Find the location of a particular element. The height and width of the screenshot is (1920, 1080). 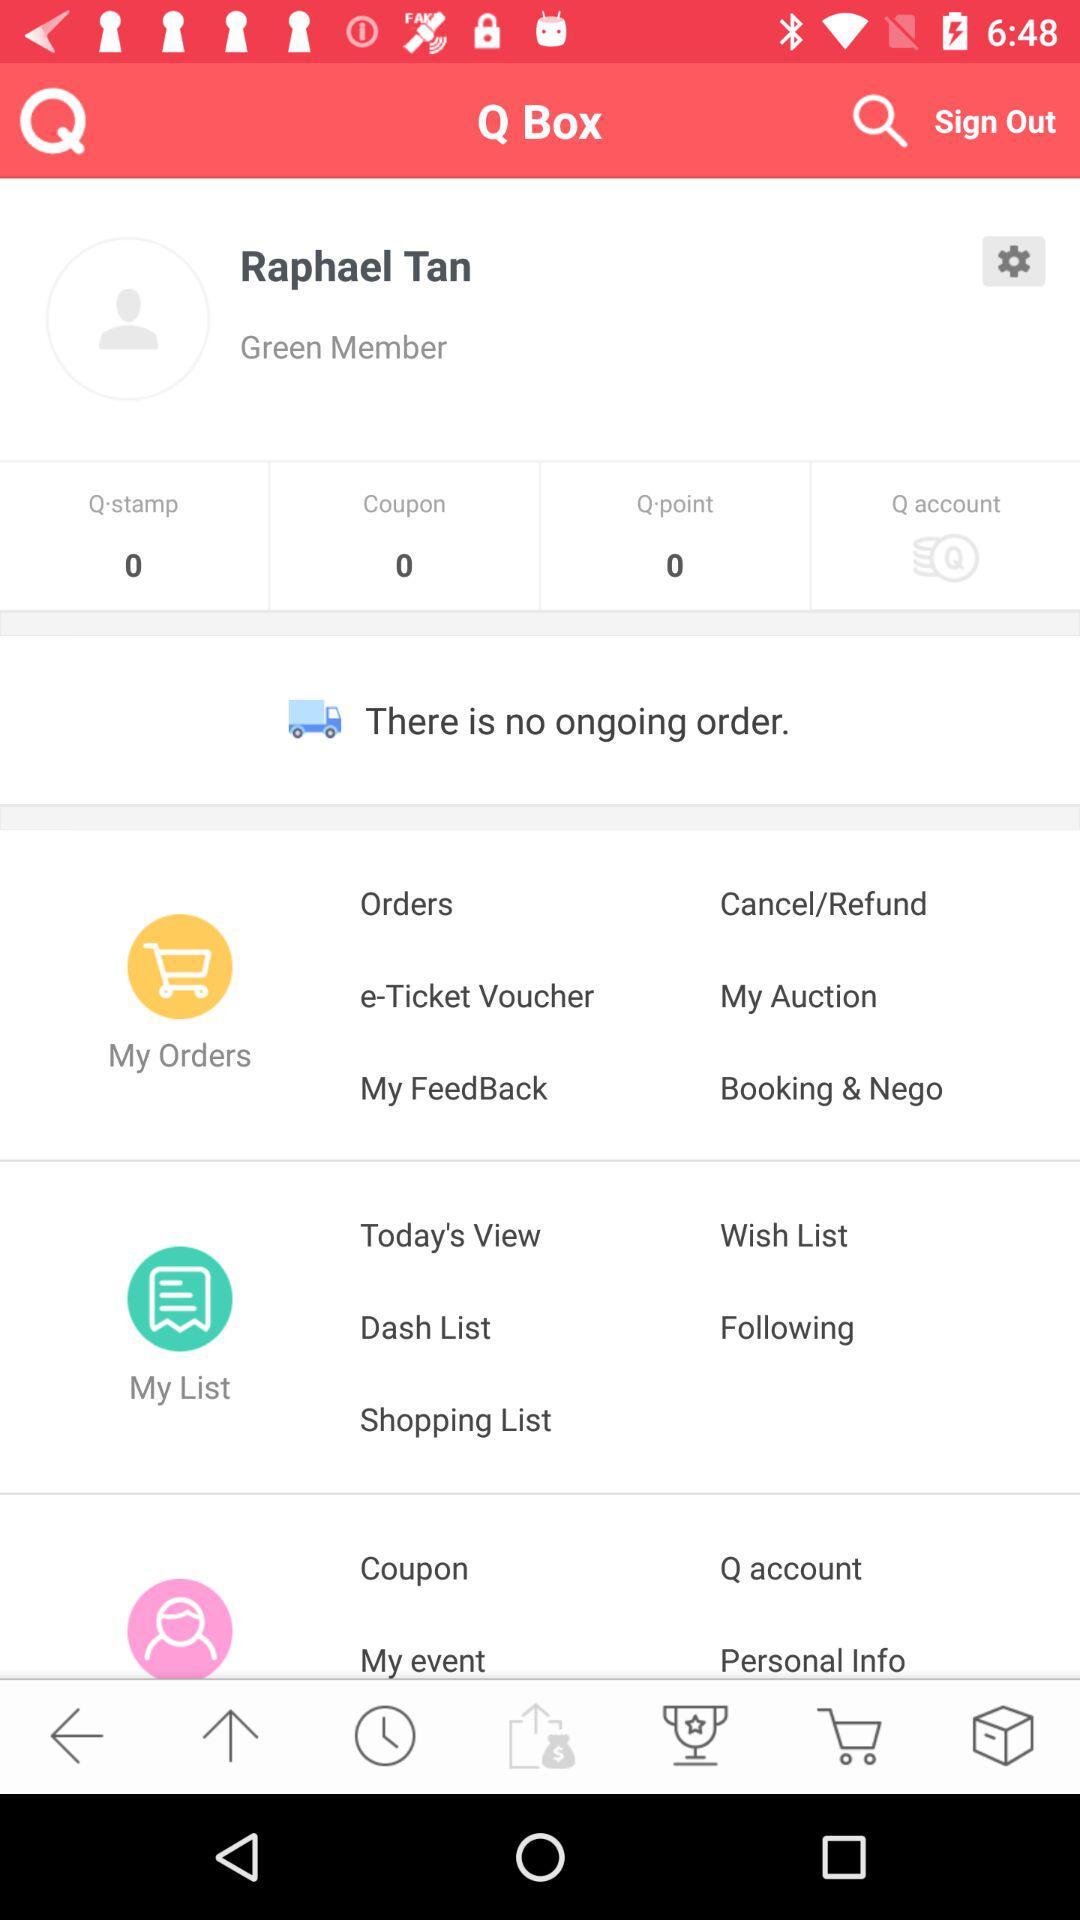

checks on shipping area is located at coordinates (1002, 1734).